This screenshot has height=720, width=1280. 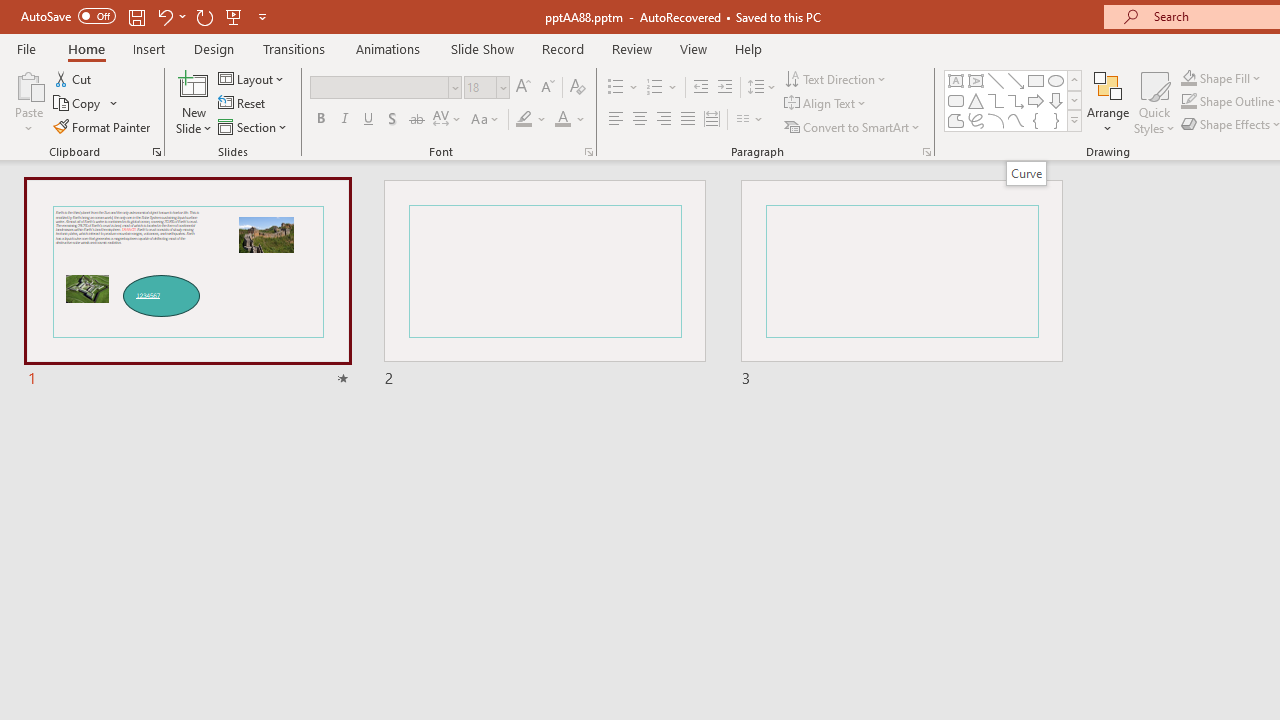 I want to click on 'Shape Outline Teal, Accent 1', so click(x=1189, y=101).